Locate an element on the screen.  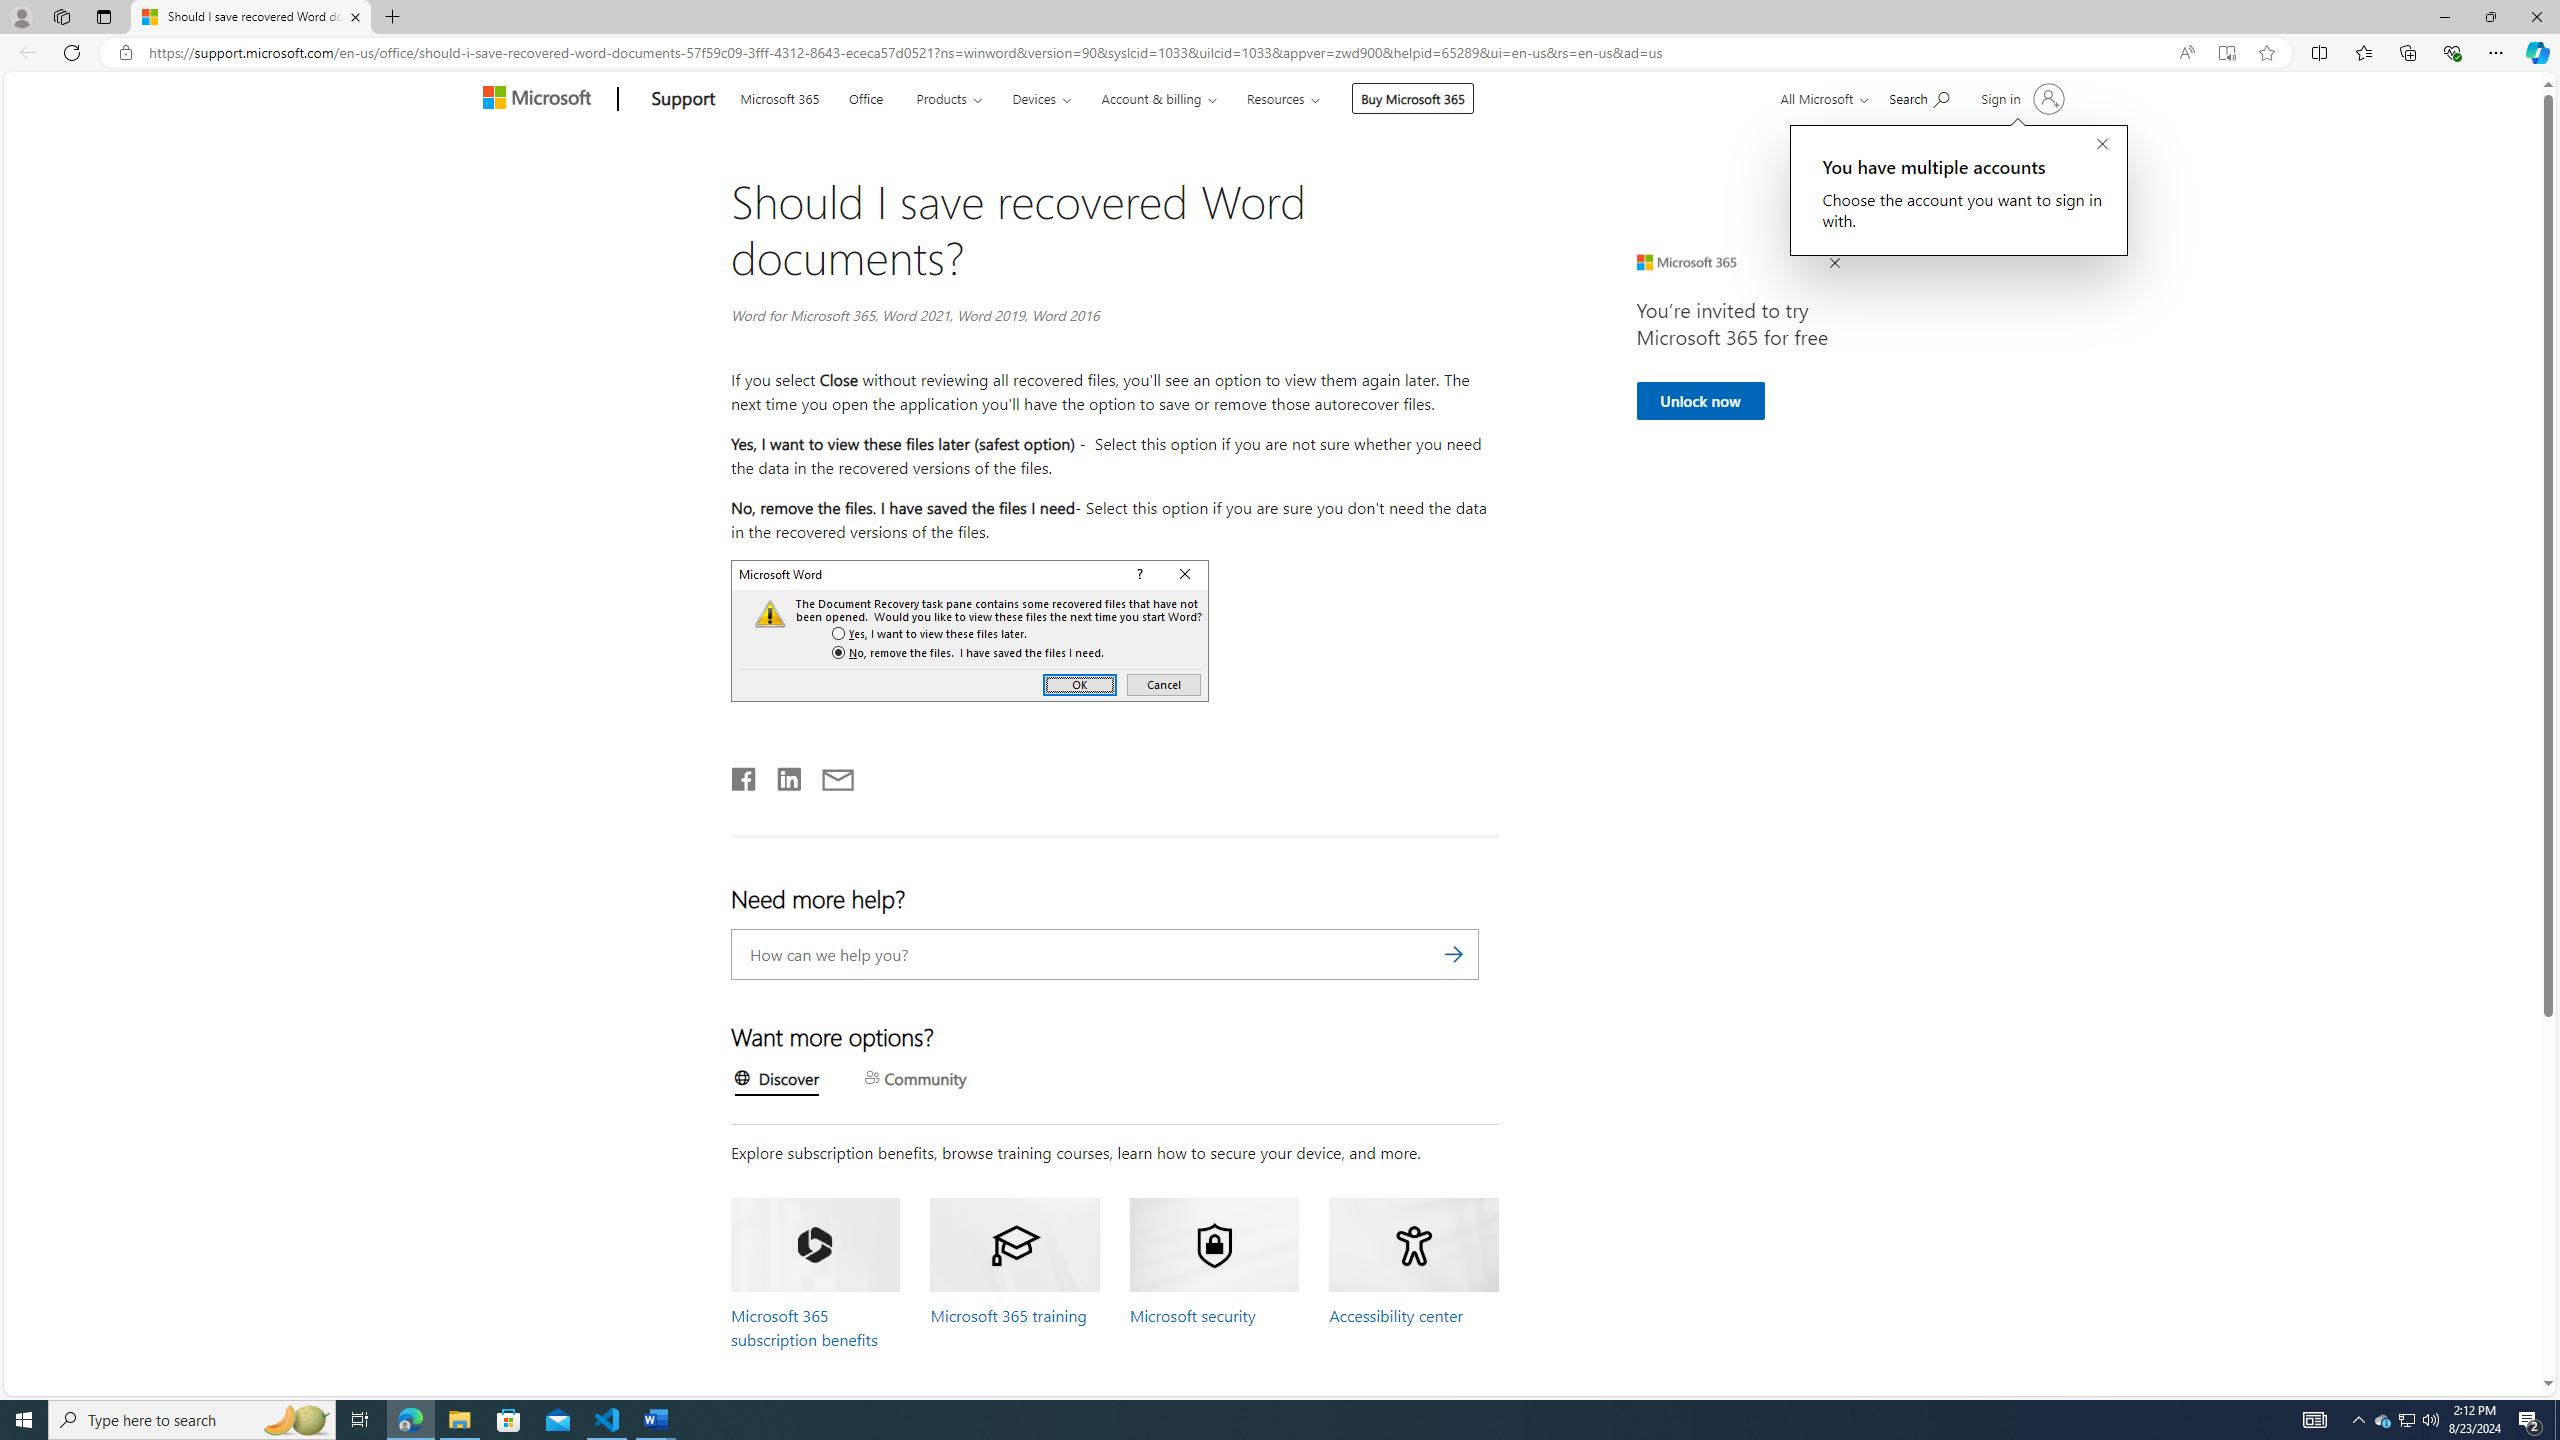
'Restore' is located at coordinates (2490, 16).